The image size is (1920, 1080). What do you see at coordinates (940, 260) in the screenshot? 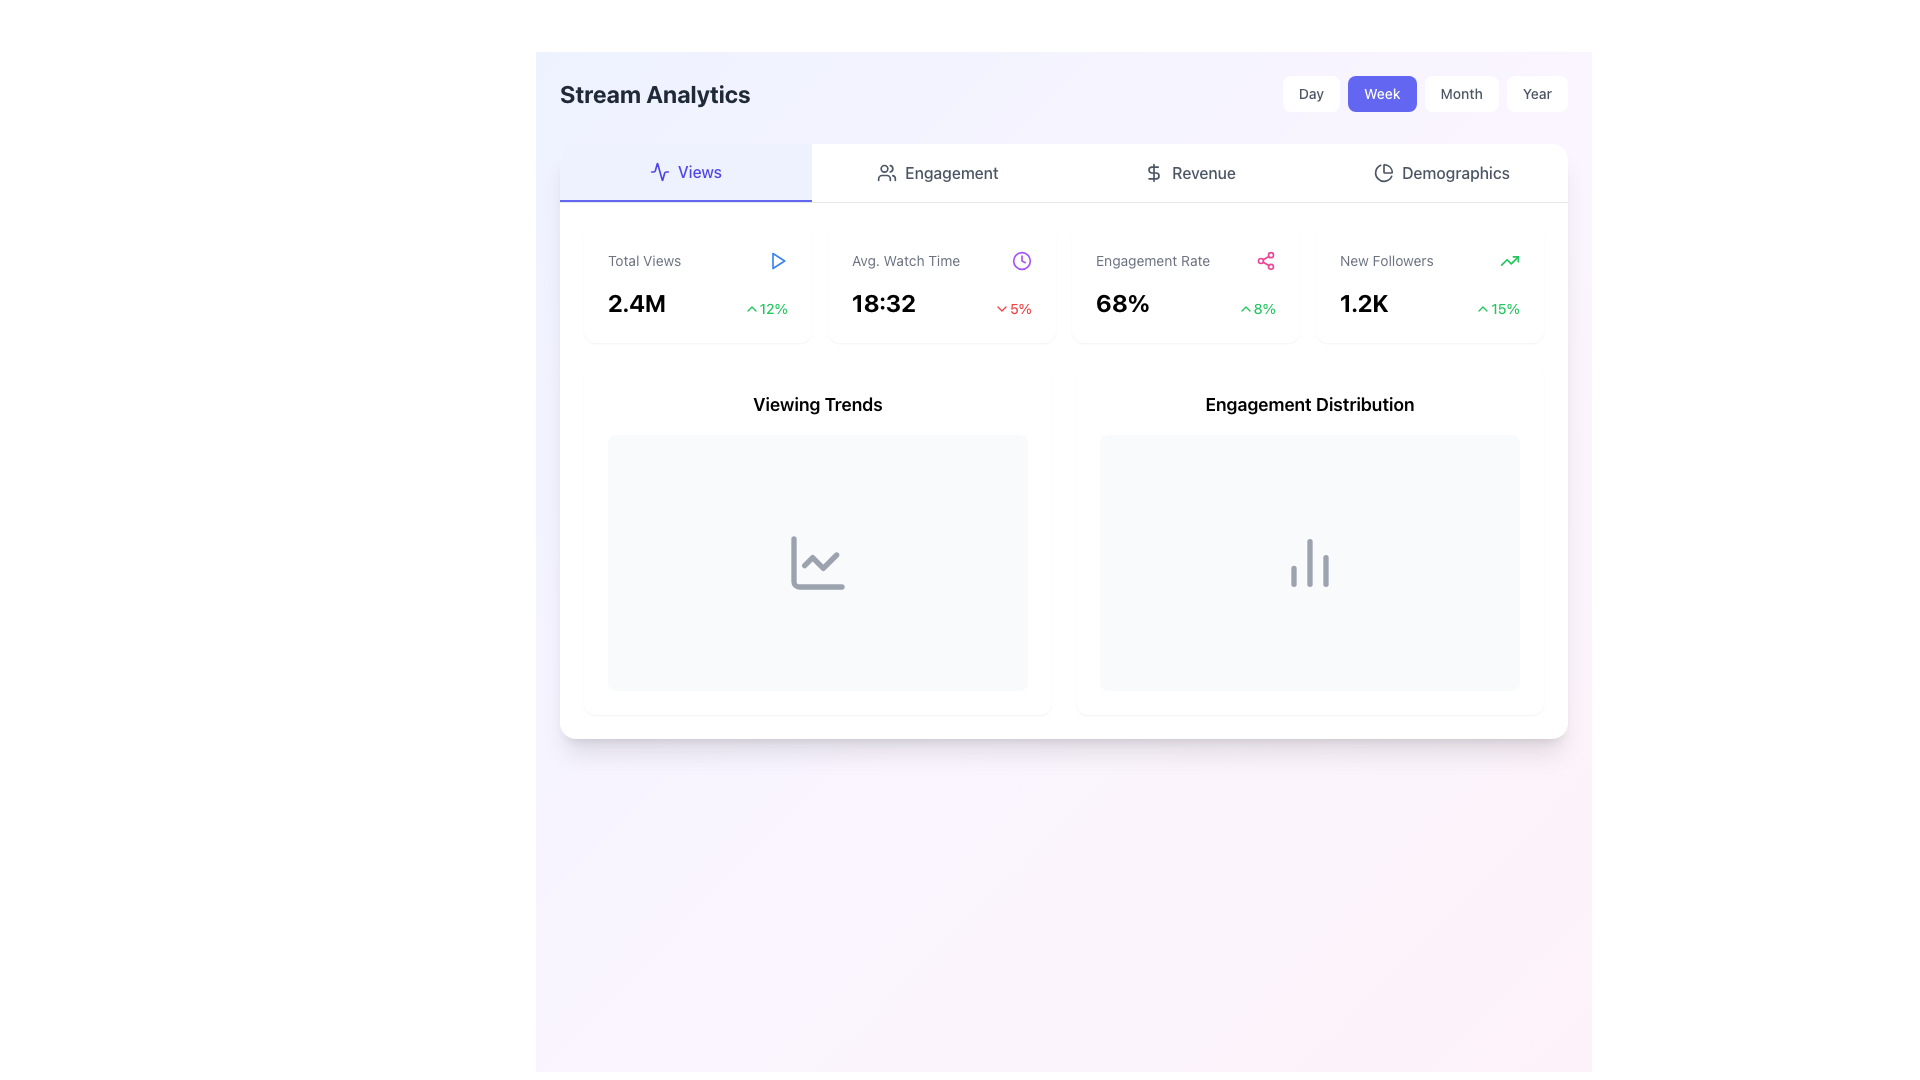
I see `the purple clock icon next to the Text label identifying the average watch time in the 'Stream Analytics' dashboard` at bounding box center [940, 260].